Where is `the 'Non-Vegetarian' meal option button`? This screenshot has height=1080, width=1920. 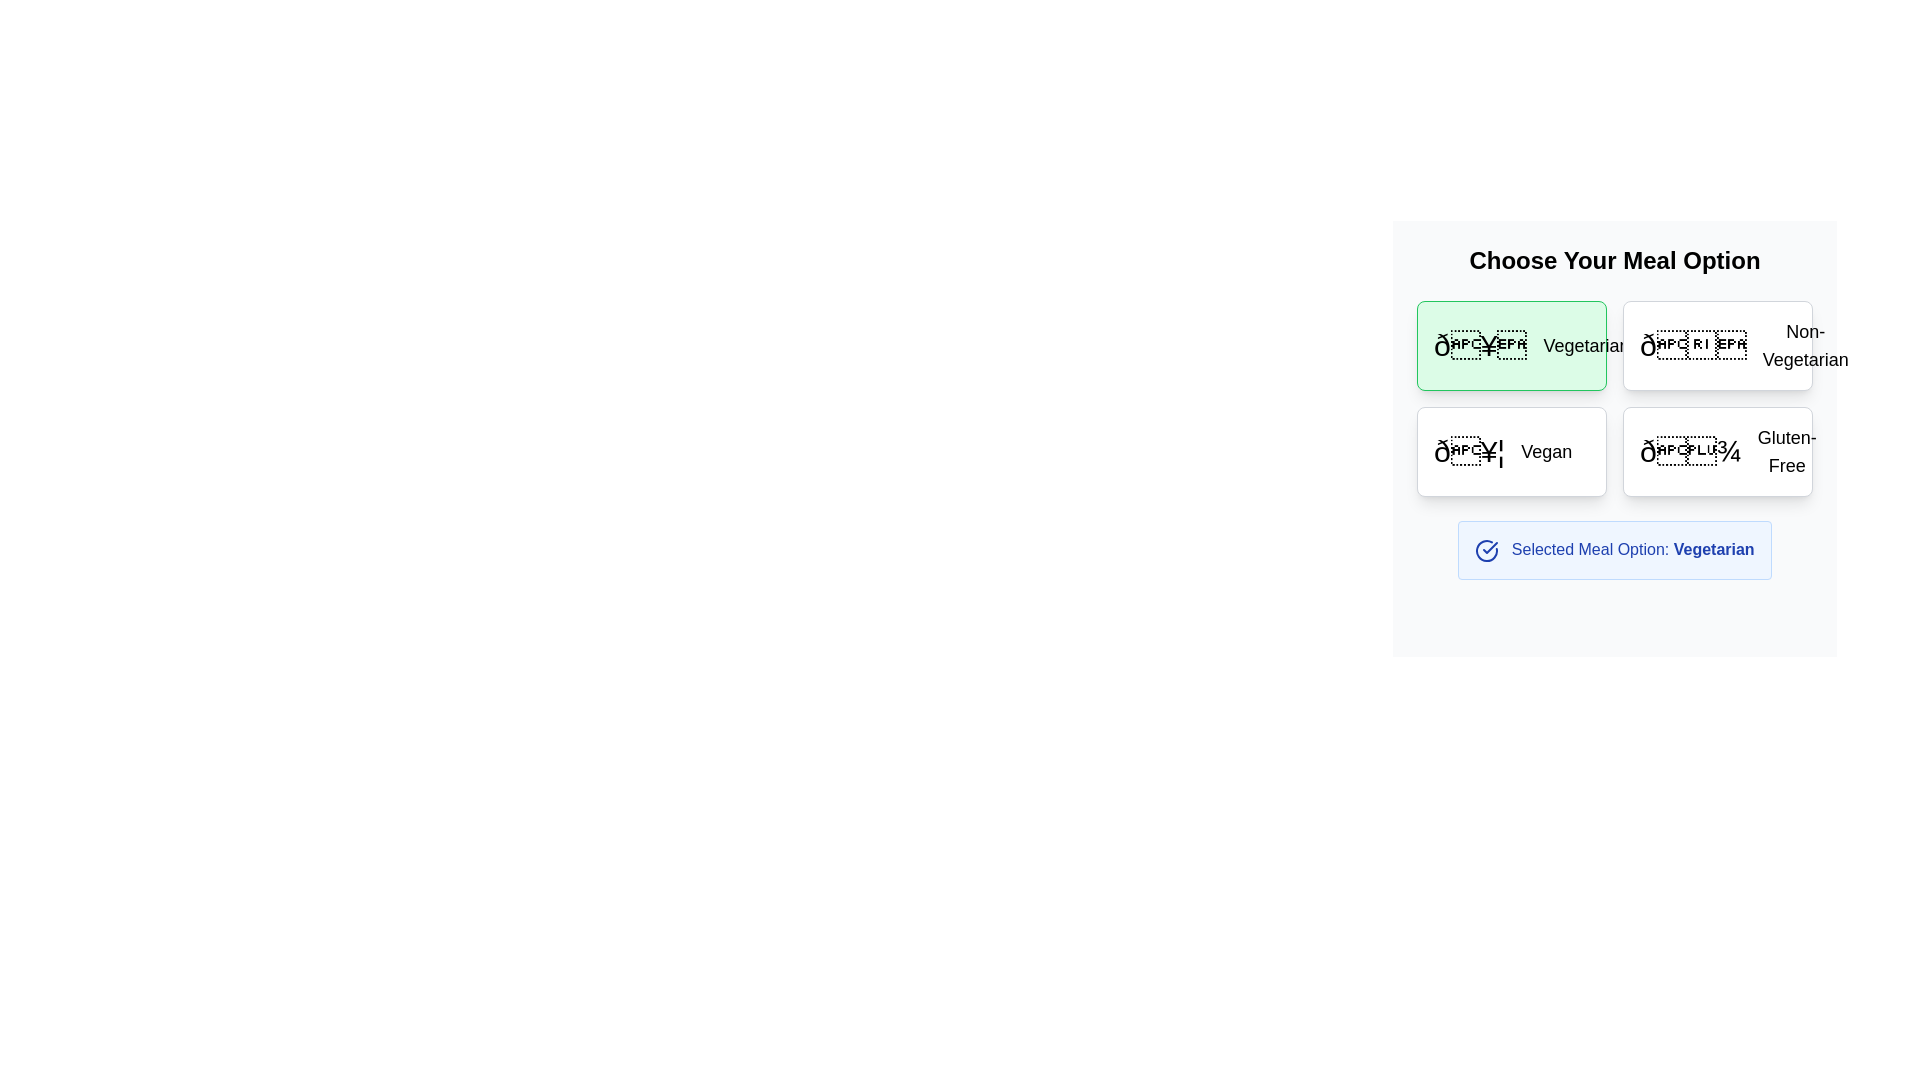
the 'Non-Vegetarian' meal option button is located at coordinates (1717, 345).